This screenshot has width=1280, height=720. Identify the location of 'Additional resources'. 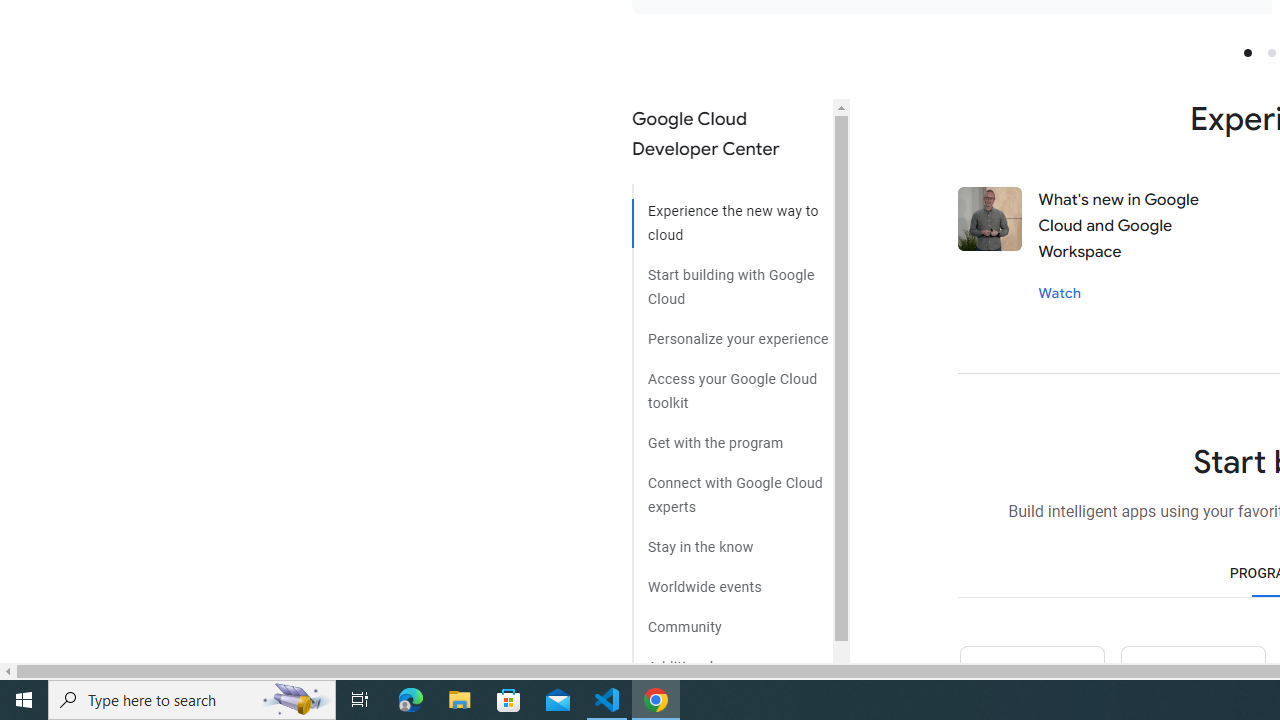
(731, 659).